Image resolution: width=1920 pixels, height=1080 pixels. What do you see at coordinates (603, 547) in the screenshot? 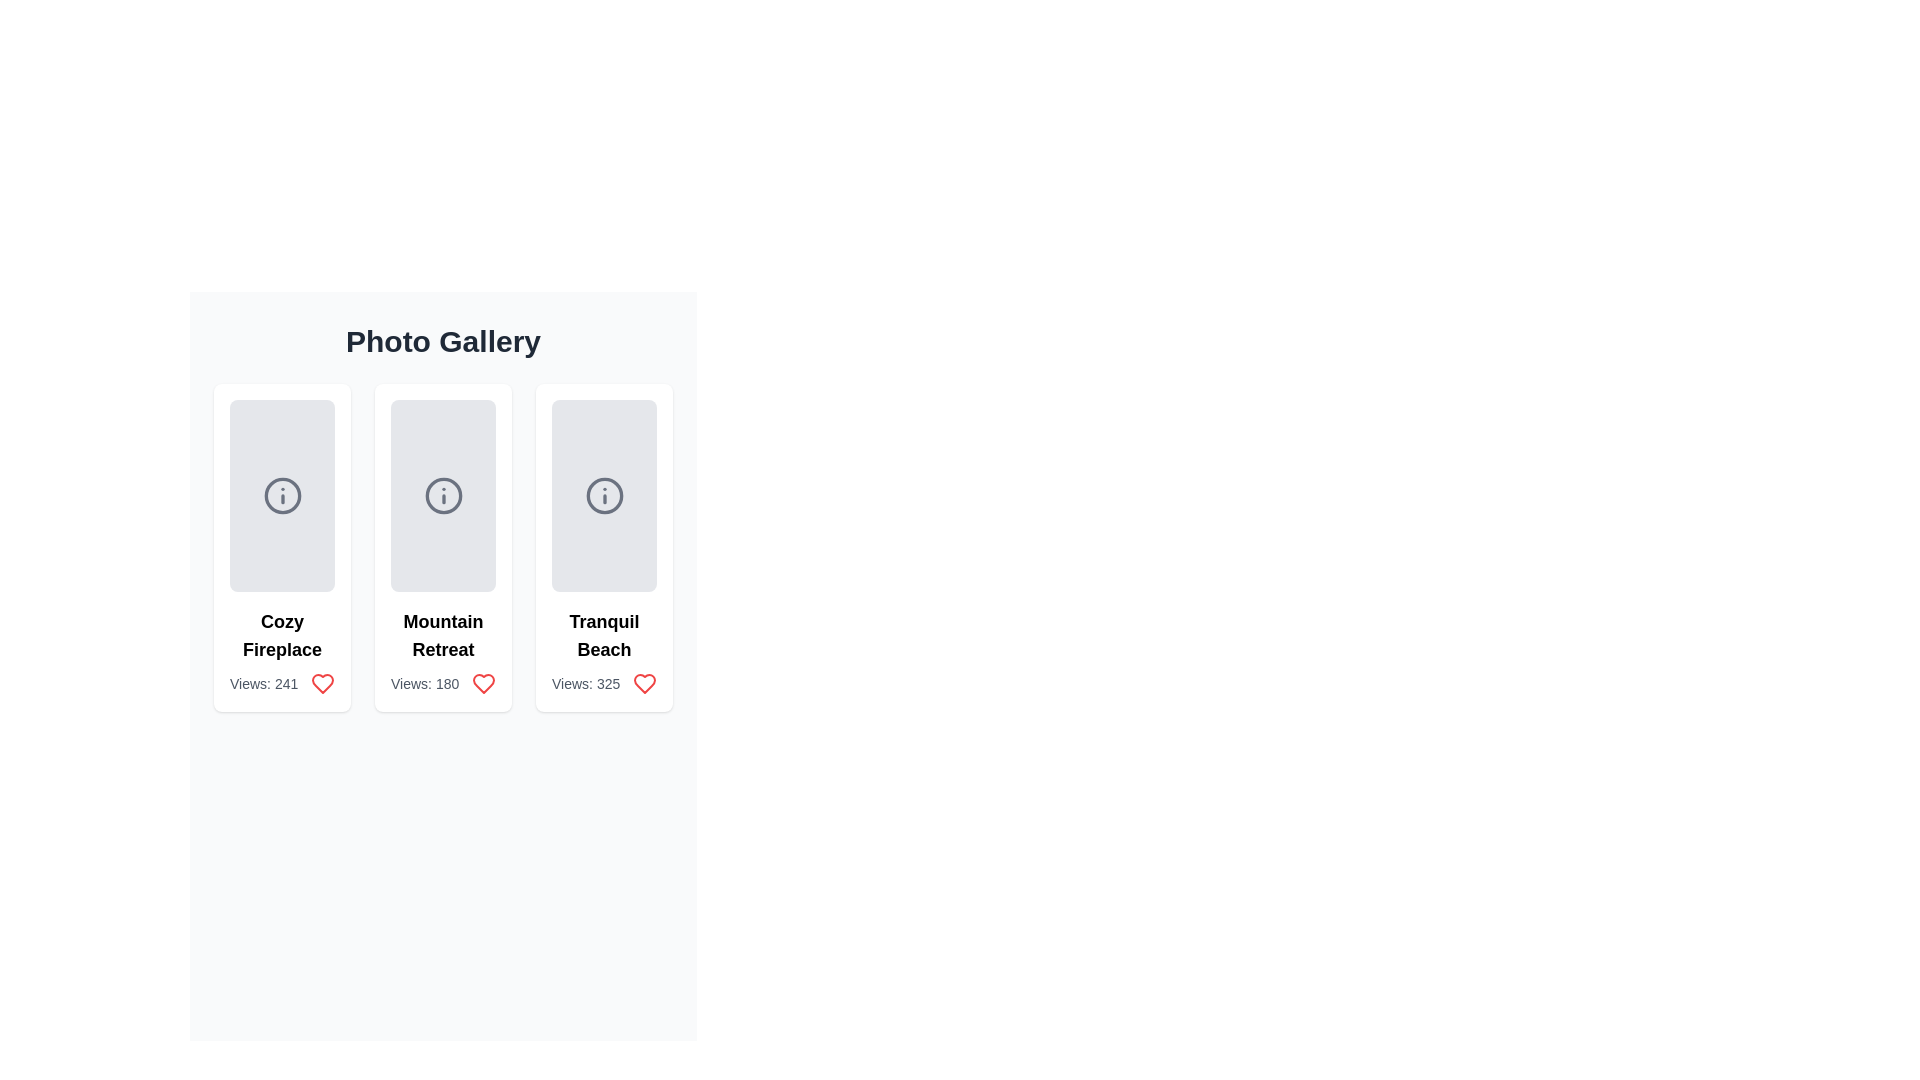
I see `the 'Tranquil Beach' card component, which is the third item in a three-column grid layout, positioned in the bottom right corner` at bounding box center [603, 547].